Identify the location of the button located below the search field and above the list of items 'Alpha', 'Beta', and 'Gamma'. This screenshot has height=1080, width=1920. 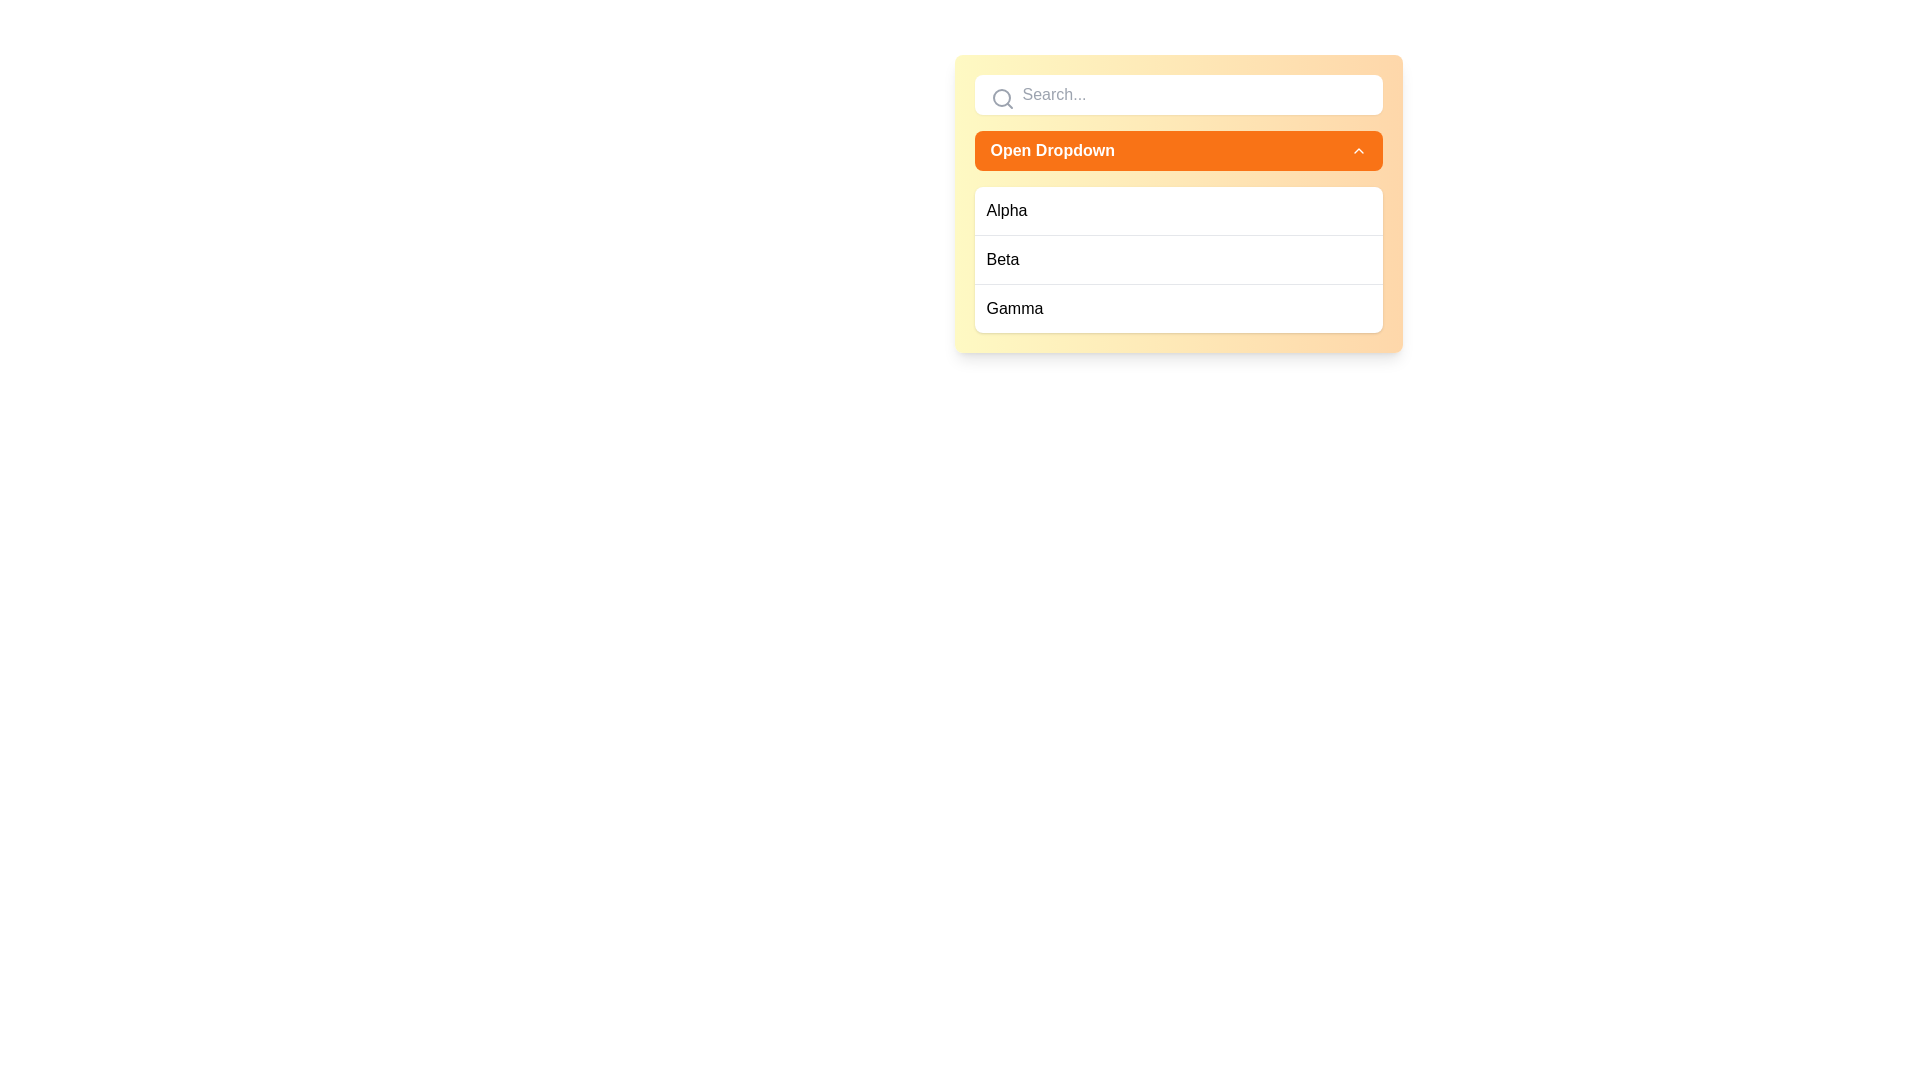
(1178, 149).